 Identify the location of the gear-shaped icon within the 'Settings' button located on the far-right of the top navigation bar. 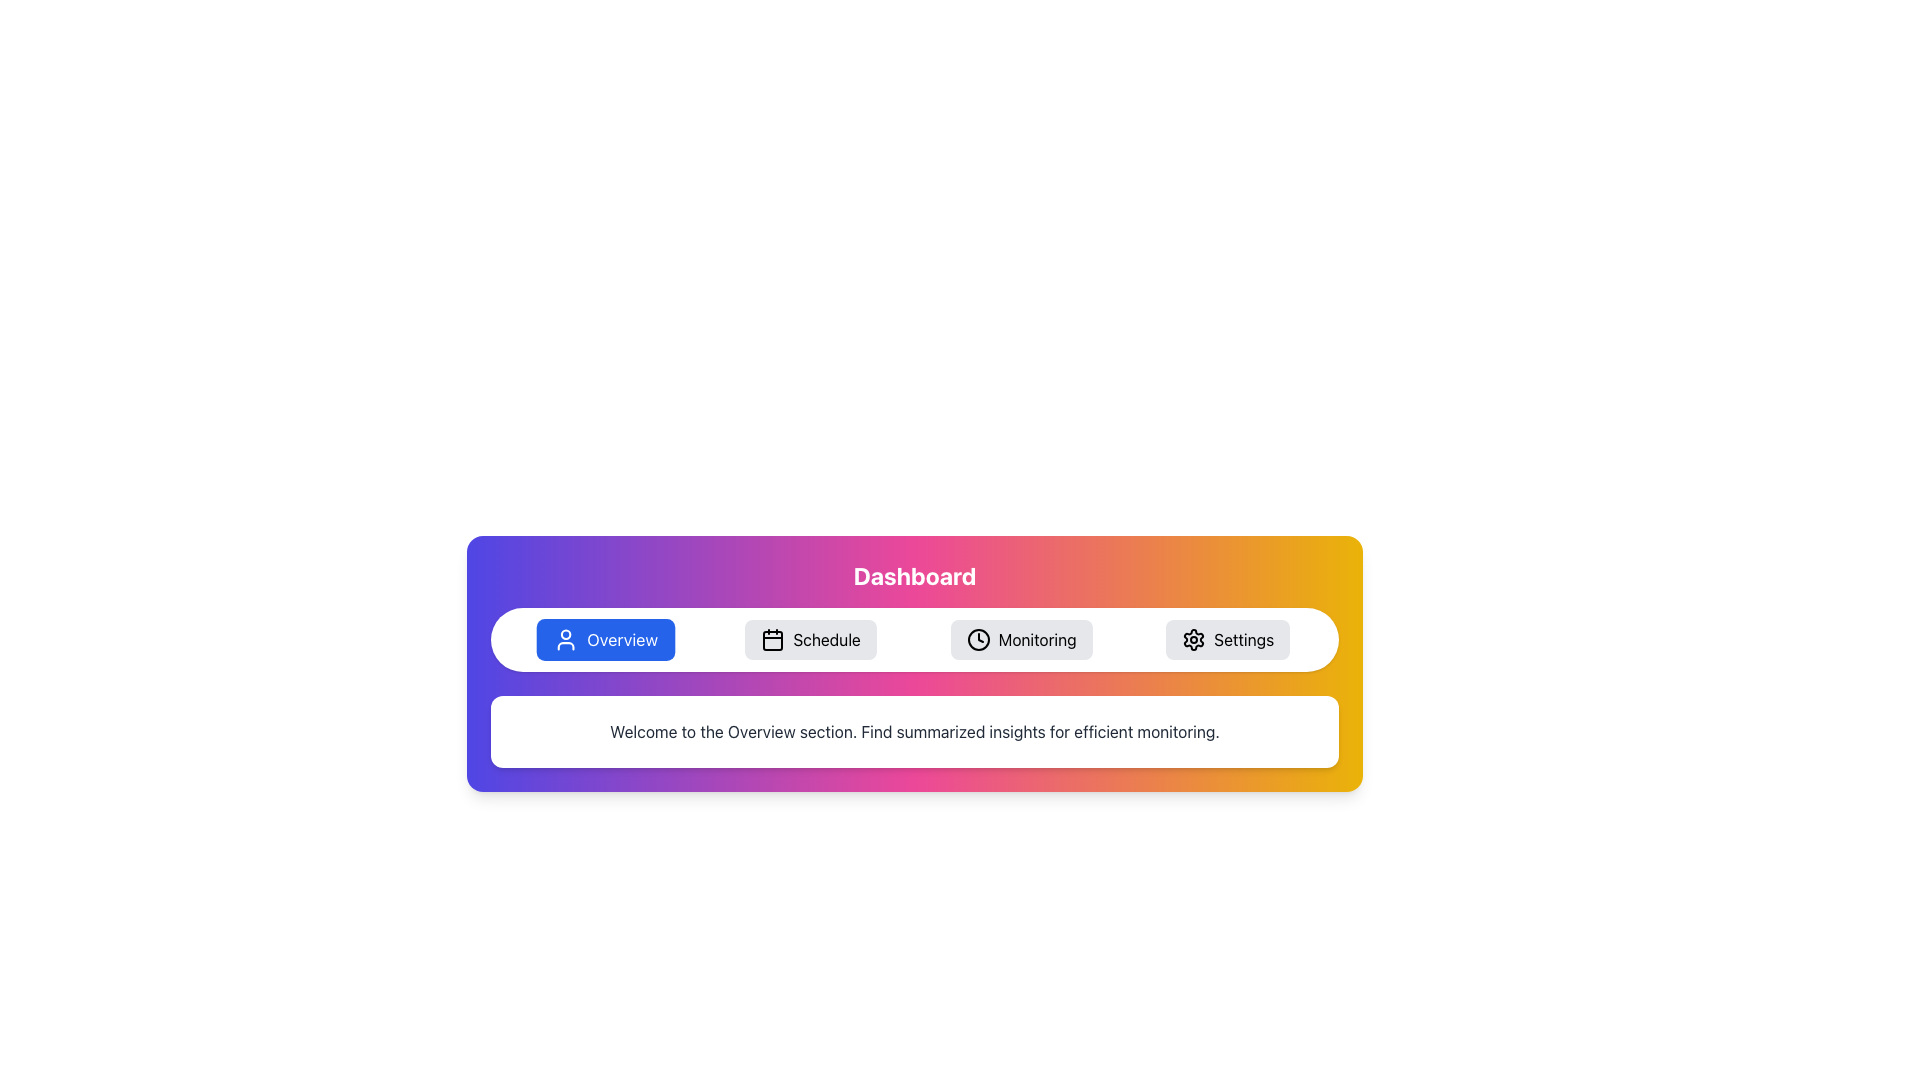
(1194, 640).